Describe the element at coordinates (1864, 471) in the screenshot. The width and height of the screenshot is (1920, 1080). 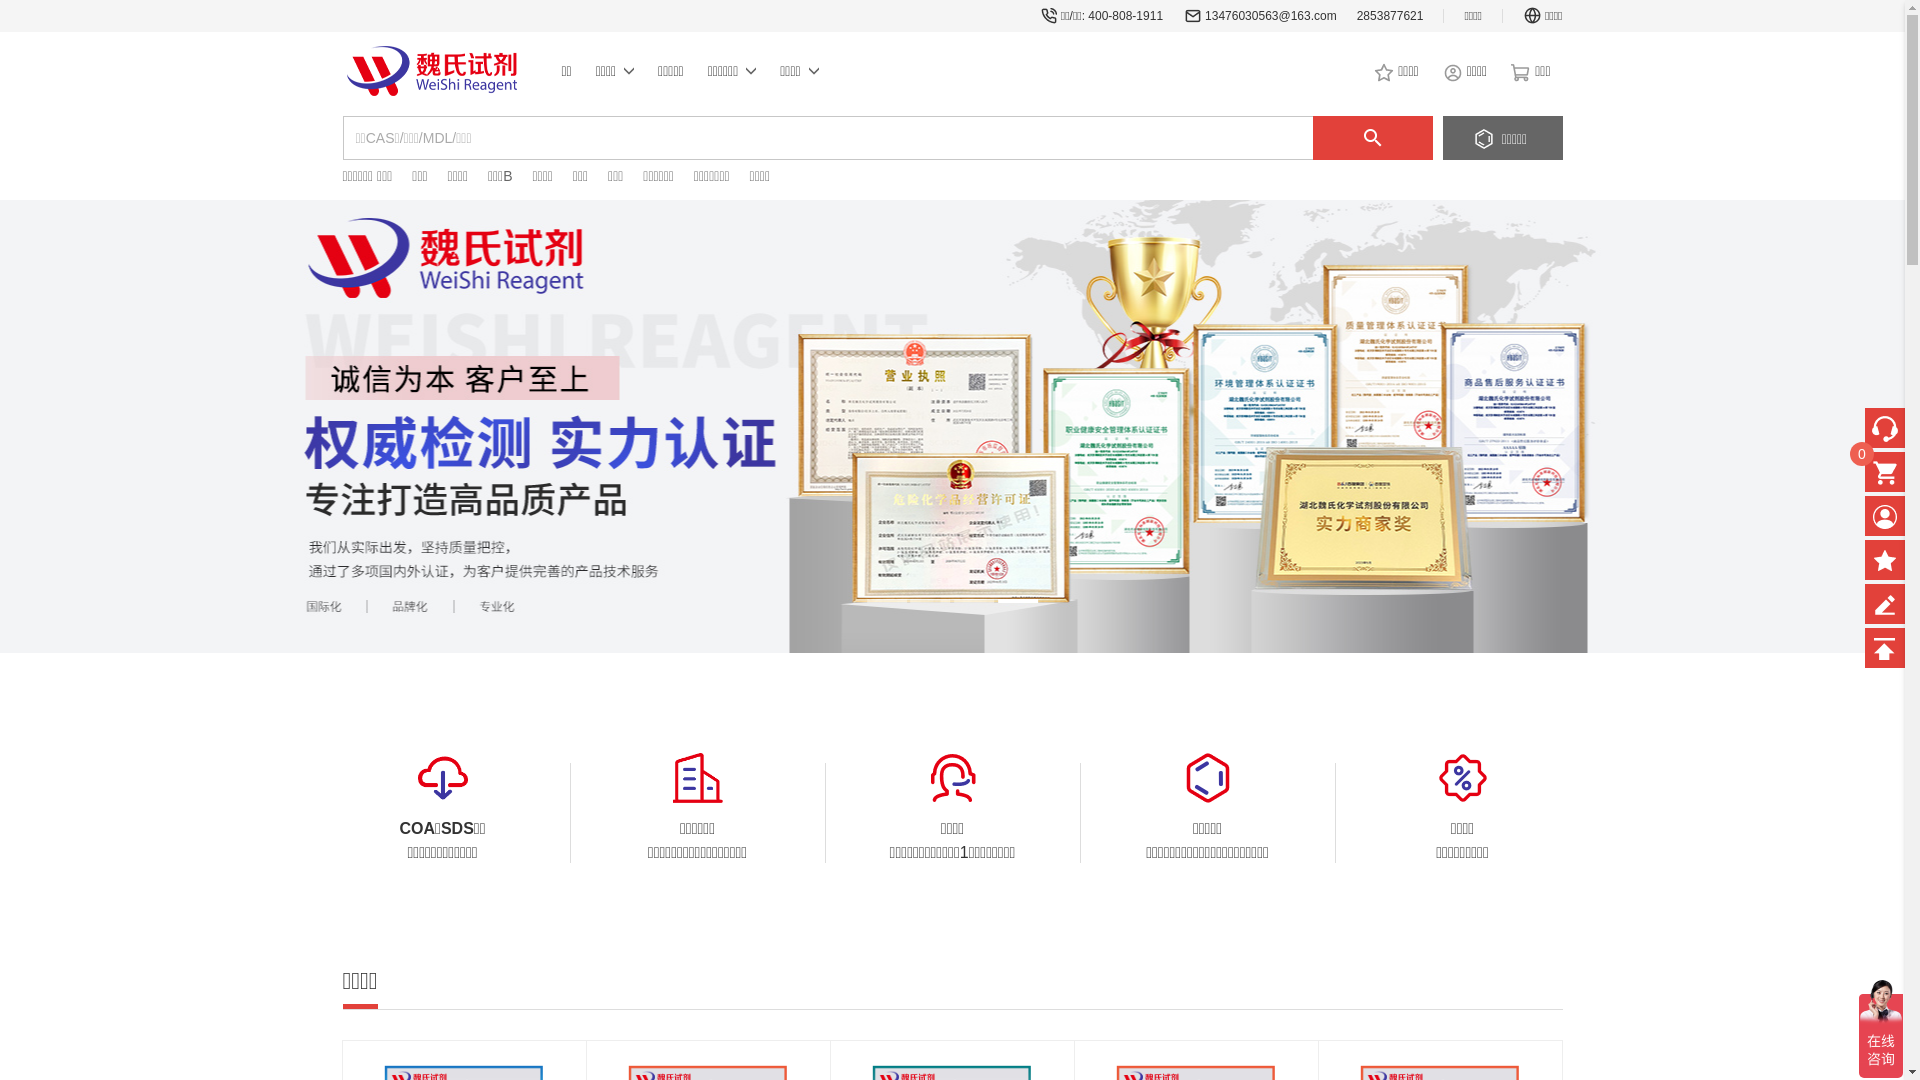
I see `'0'` at that location.